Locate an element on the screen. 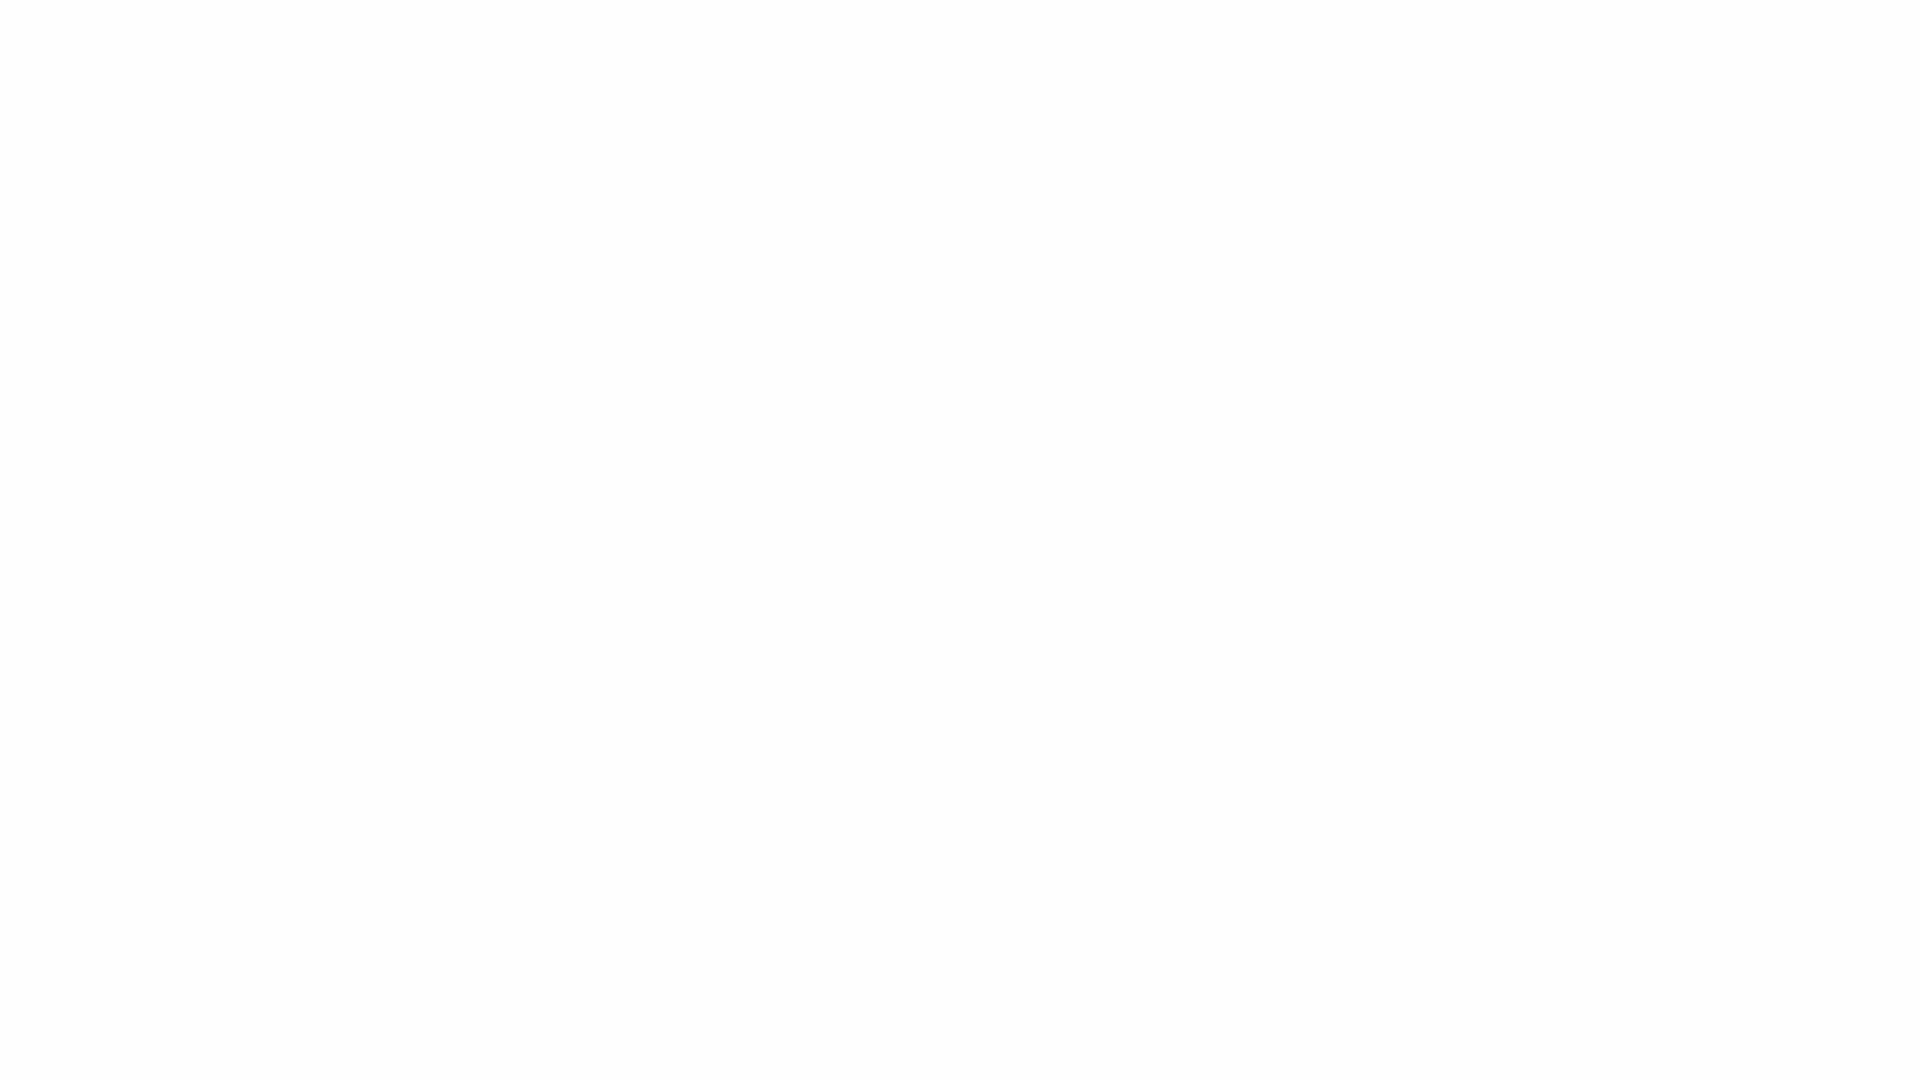  Search is located at coordinates (1443, 38).